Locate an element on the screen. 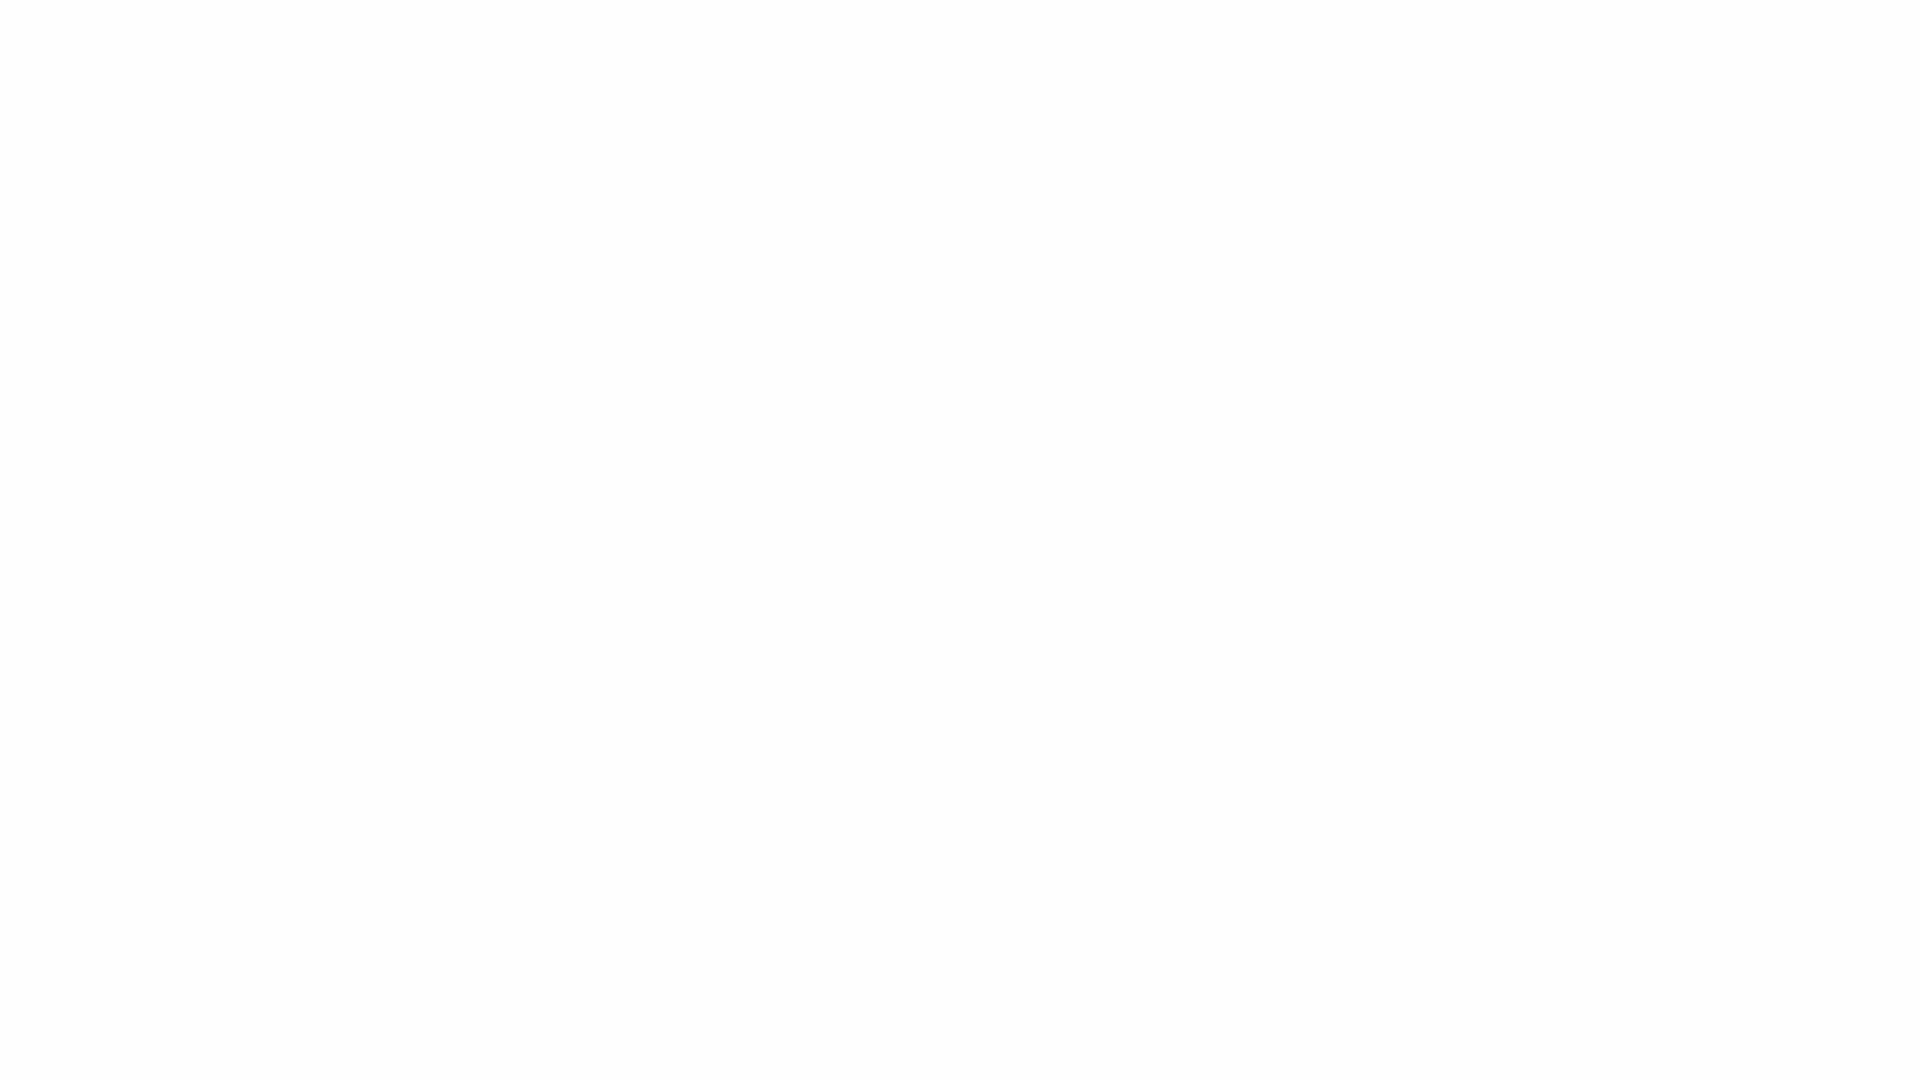  Search is located at coordinates (1443, 38).